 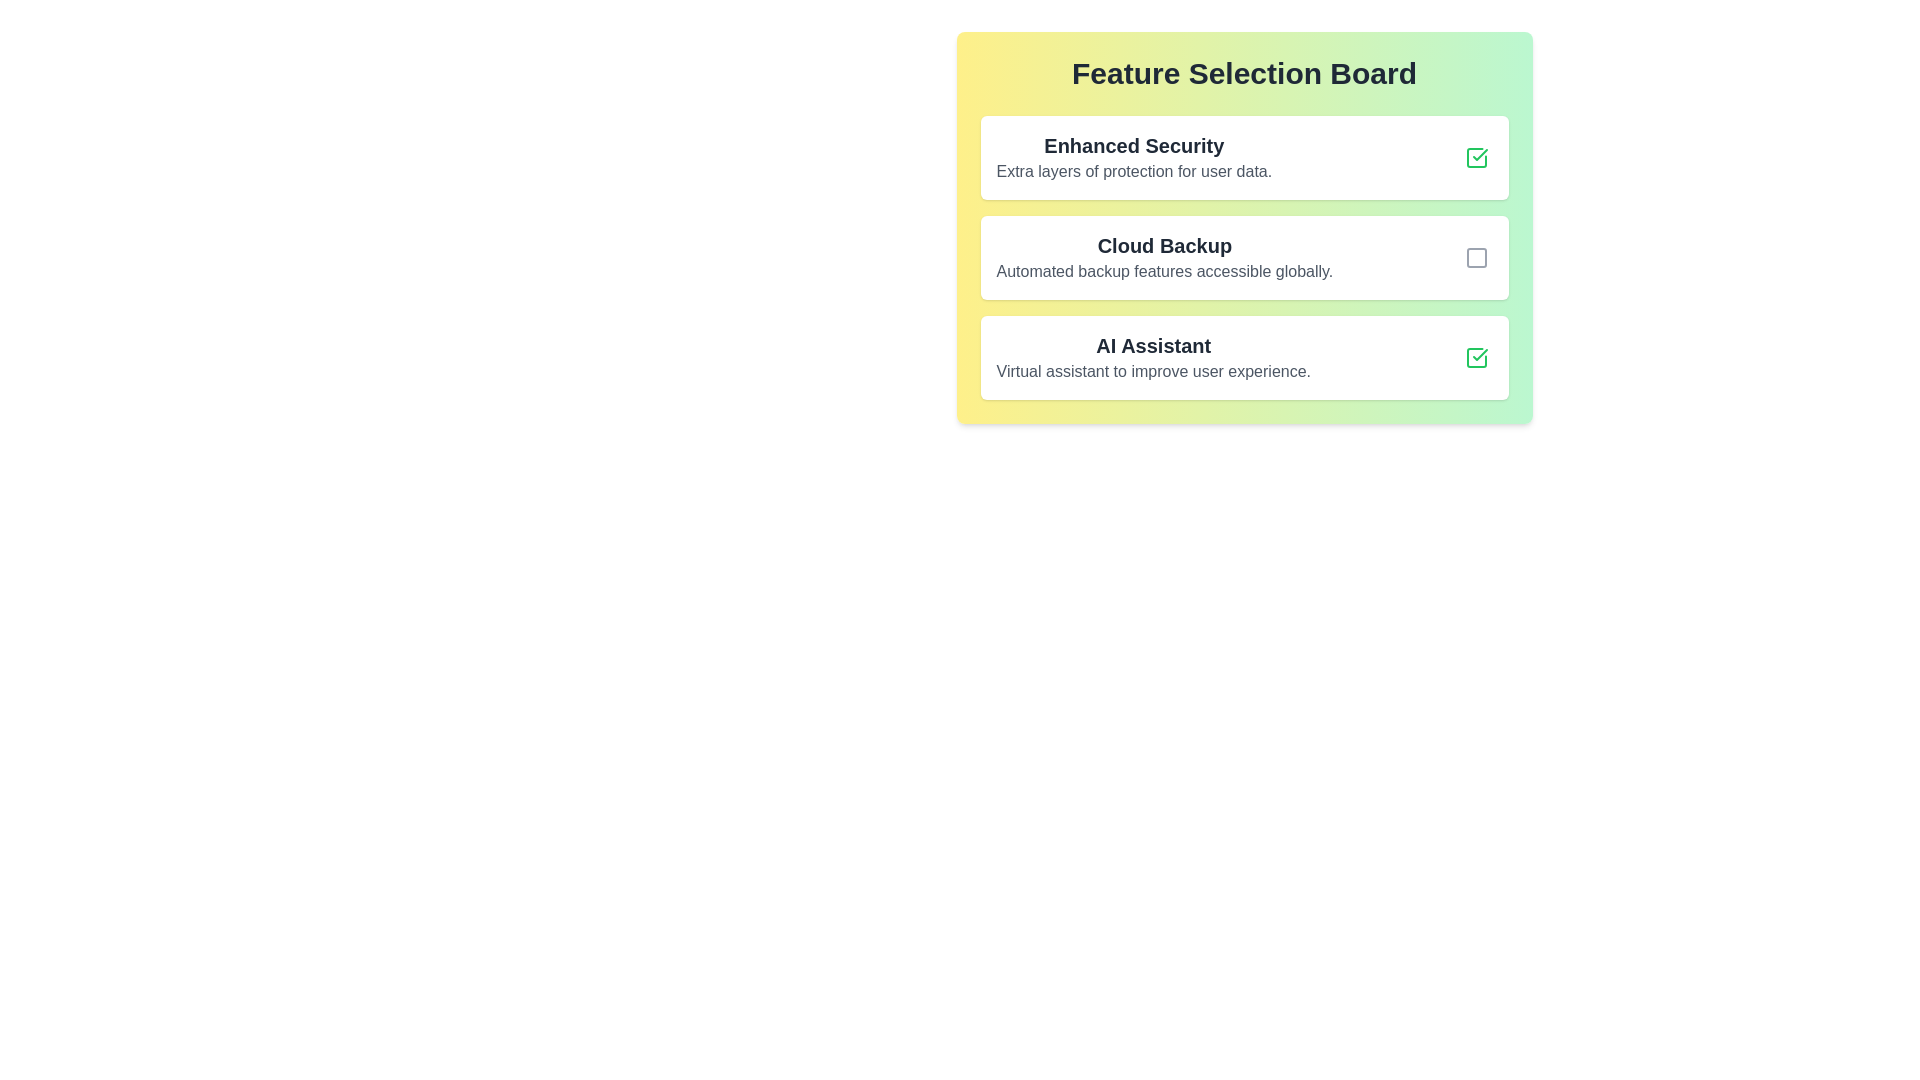 I want to click on the SVG graphic checkmark icon that indicates the selection or completion of the 'AI Assistant' list item in the 'Feature Selection Board' UI section, so click(x=1479, y=153).